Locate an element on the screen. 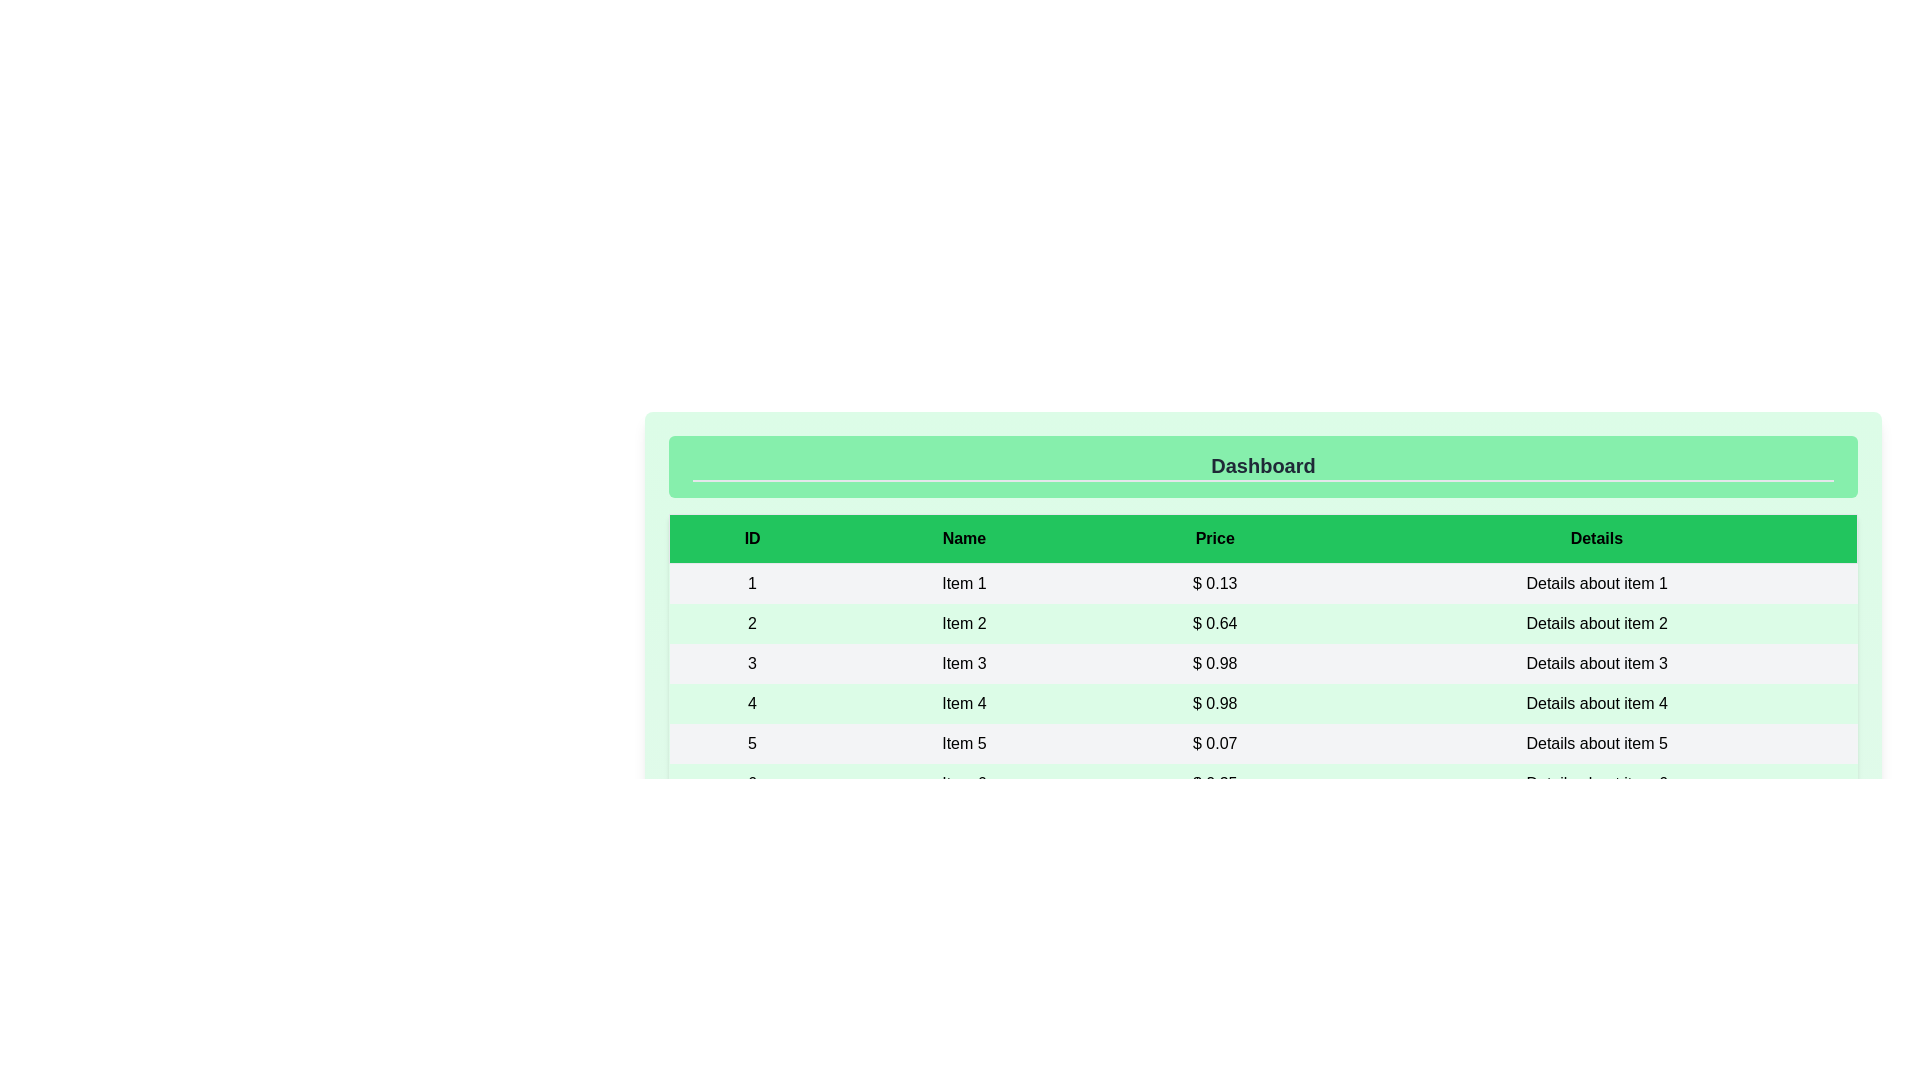 The image size is (1920, 1080). the table headers by focusing on the header row and extracting their text is located at coordinates (1262, 538).